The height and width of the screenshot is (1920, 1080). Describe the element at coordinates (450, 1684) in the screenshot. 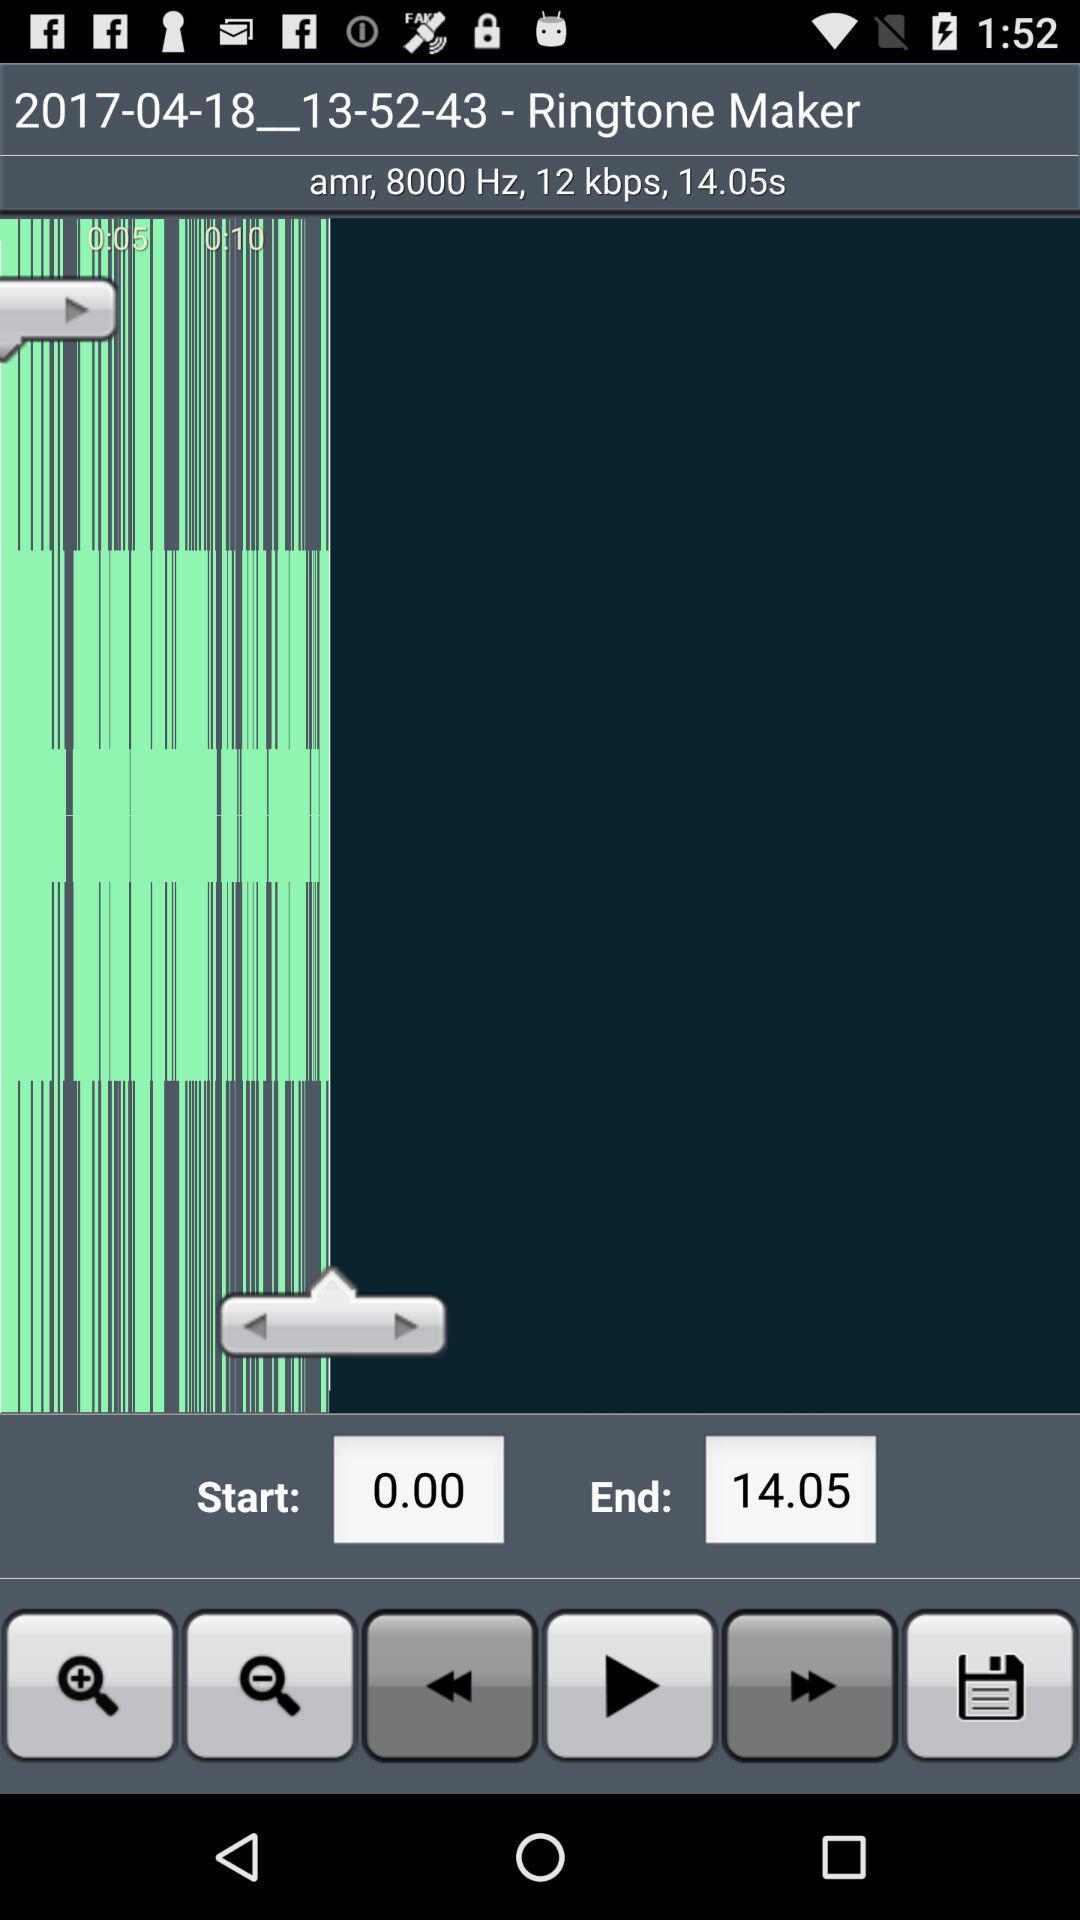

I see `go back` at that location.